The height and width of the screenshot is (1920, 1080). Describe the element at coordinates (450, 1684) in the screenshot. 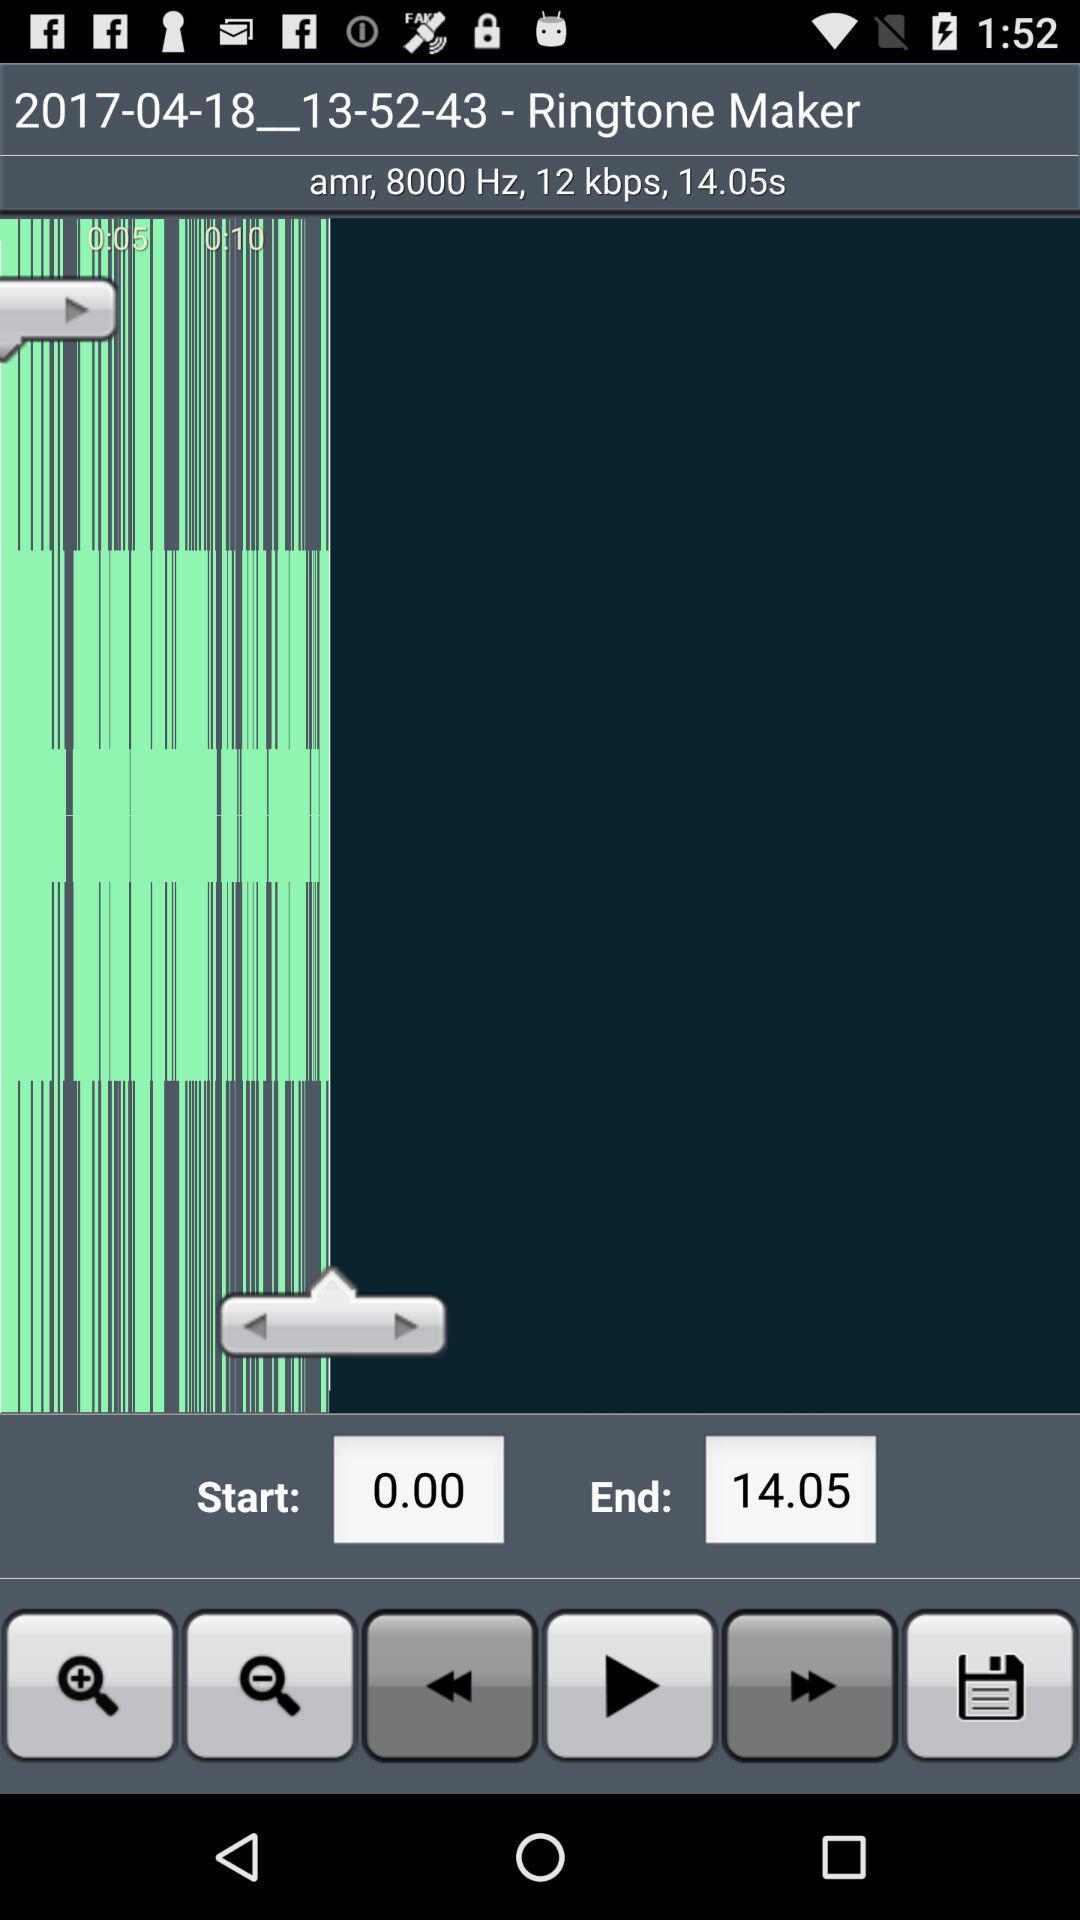

I see `go back` at that location.